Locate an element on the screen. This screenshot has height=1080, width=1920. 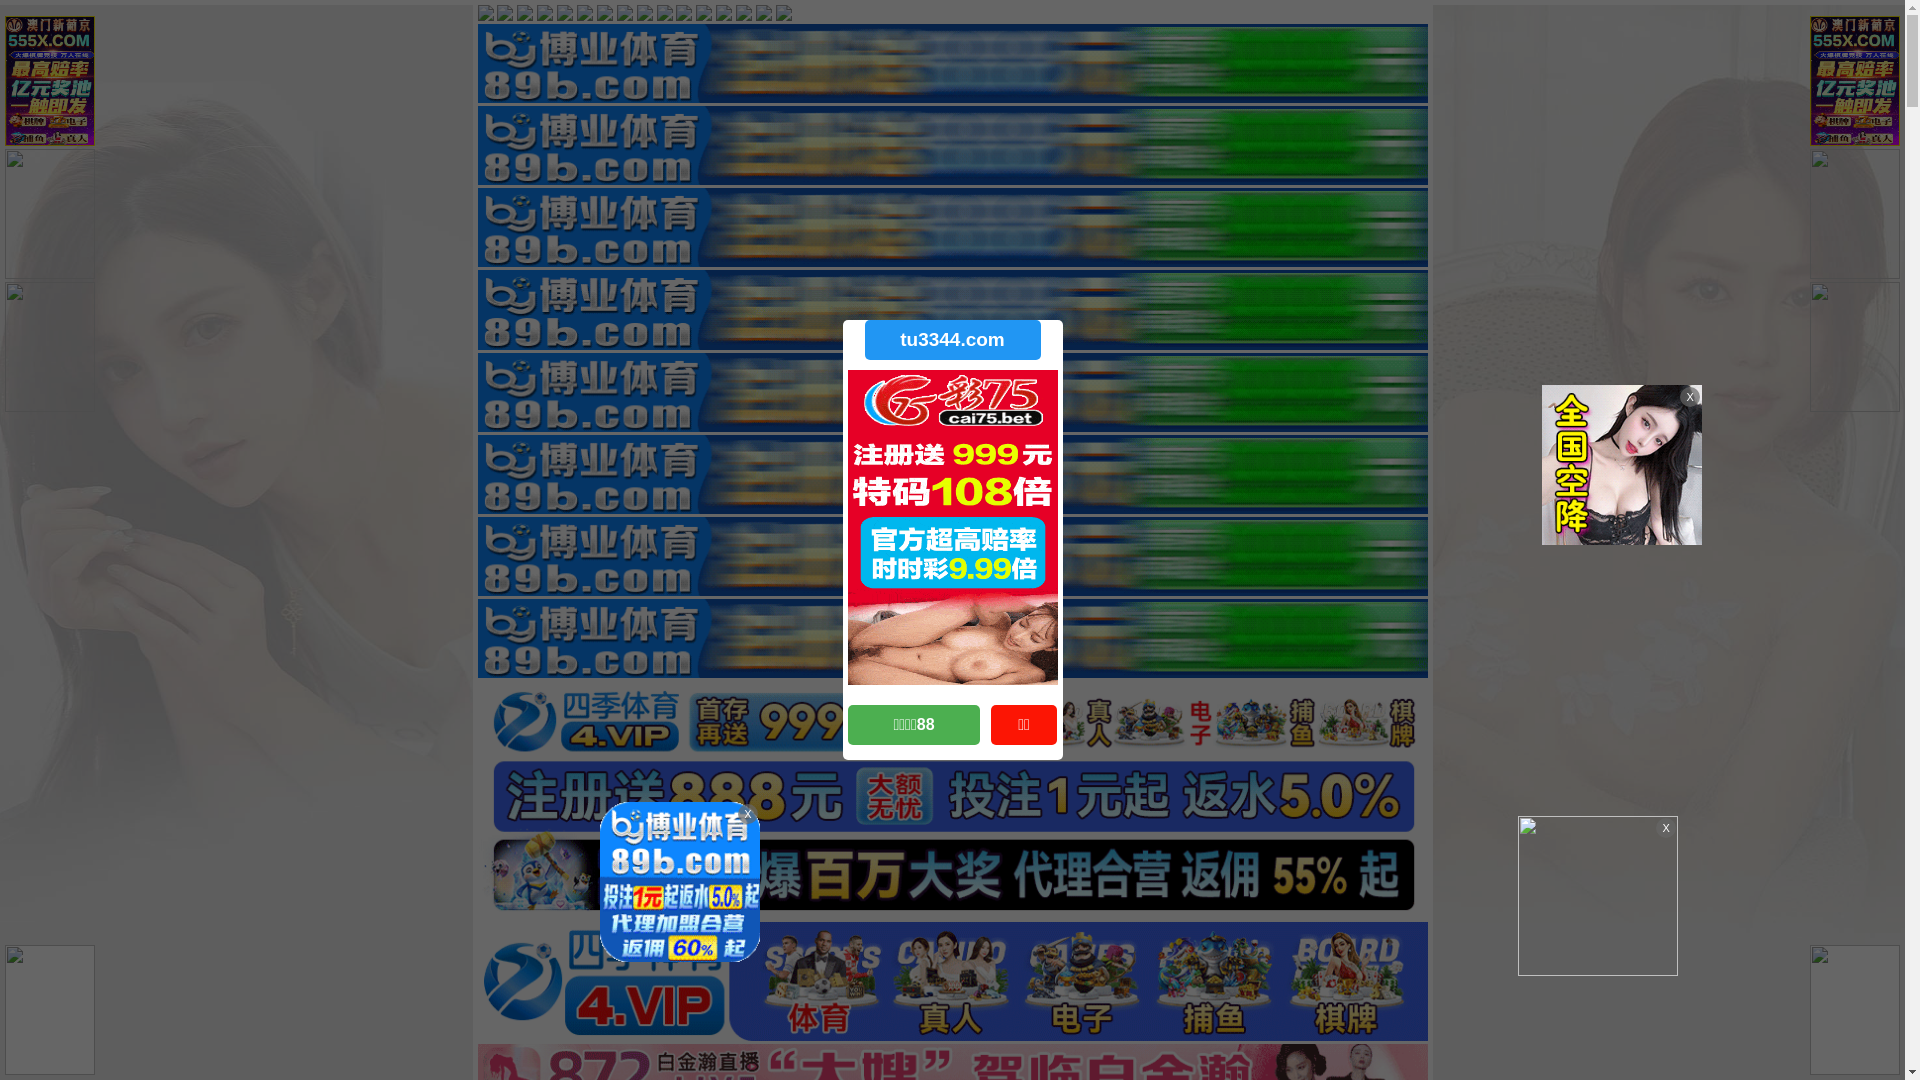
'tu3344.com' is located at coordinates (950, 338).